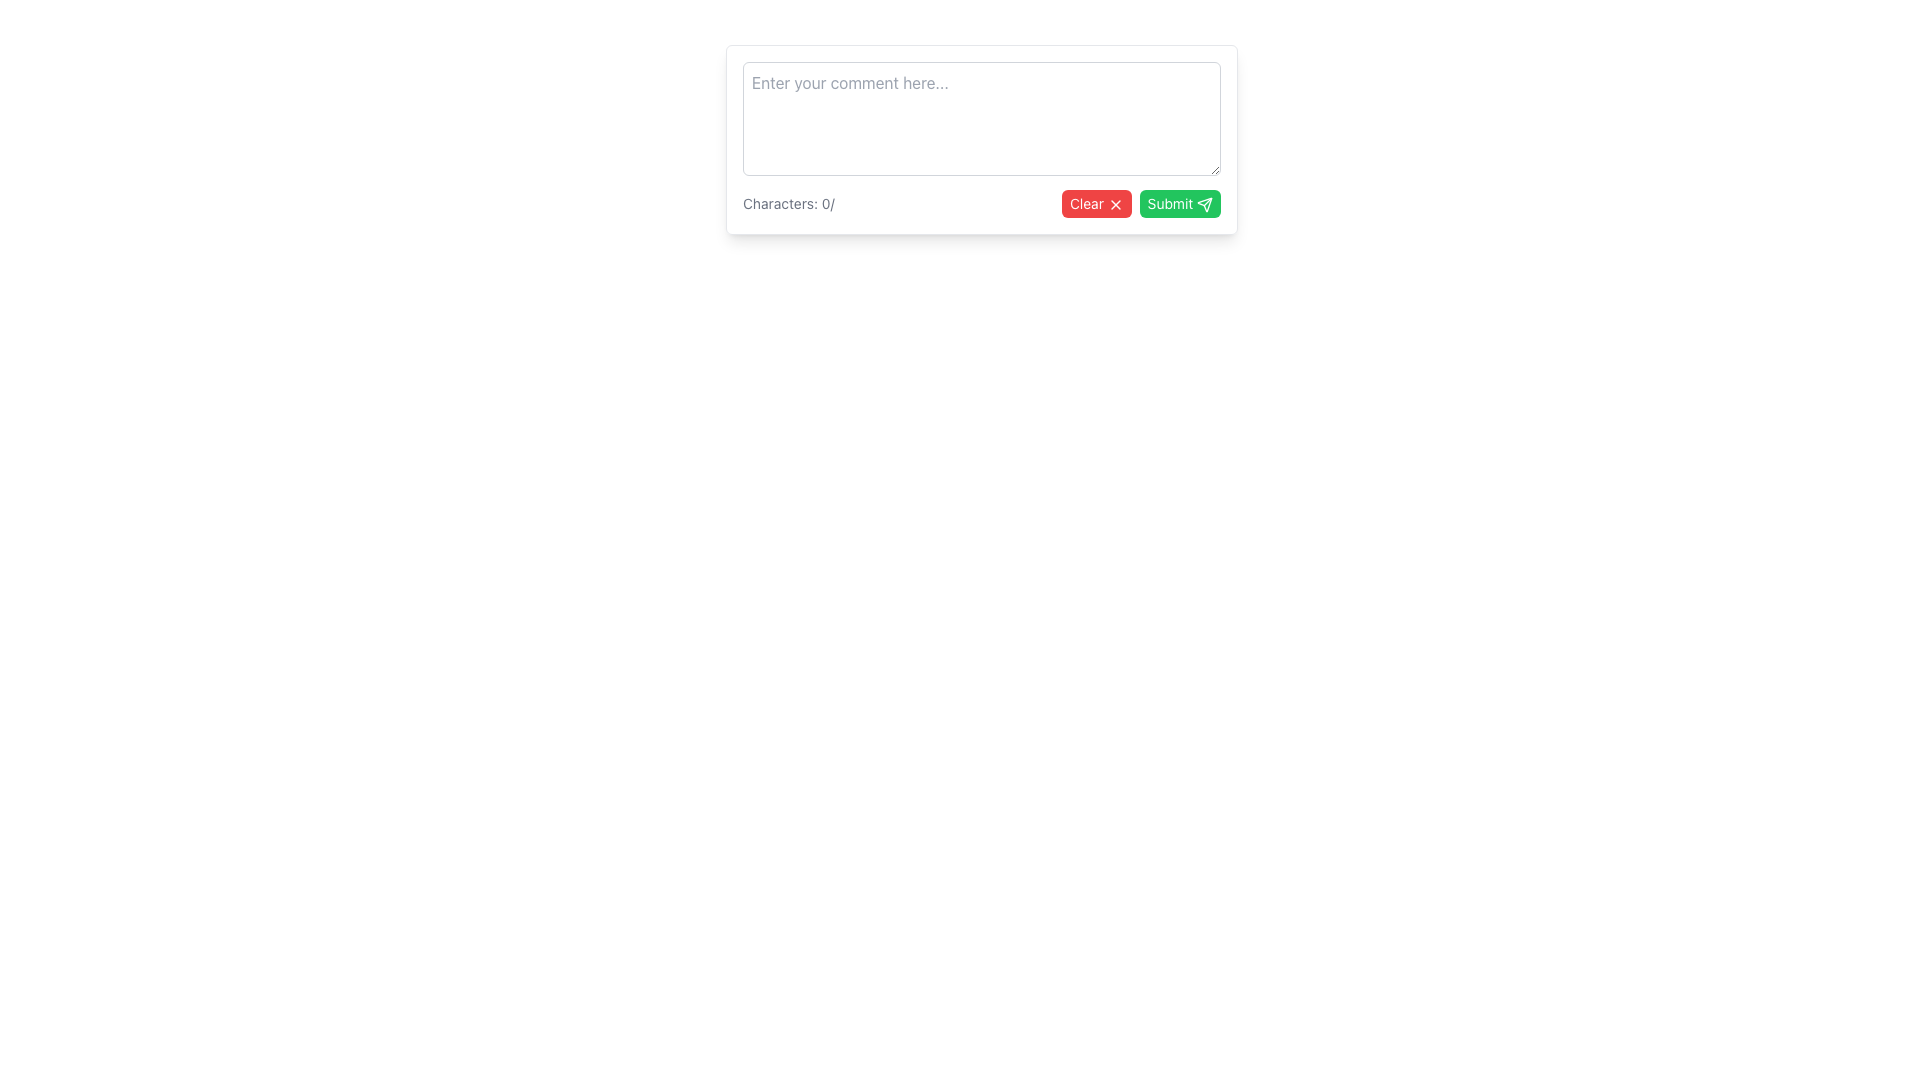 The width and height of the screenshot is (1920, 1080). What do you see at coordinates (1095, 204) in the screenshot?
I see `the 'Clear' button located below the text input field to reset or clear the content` at bounding box center [1095, 204].